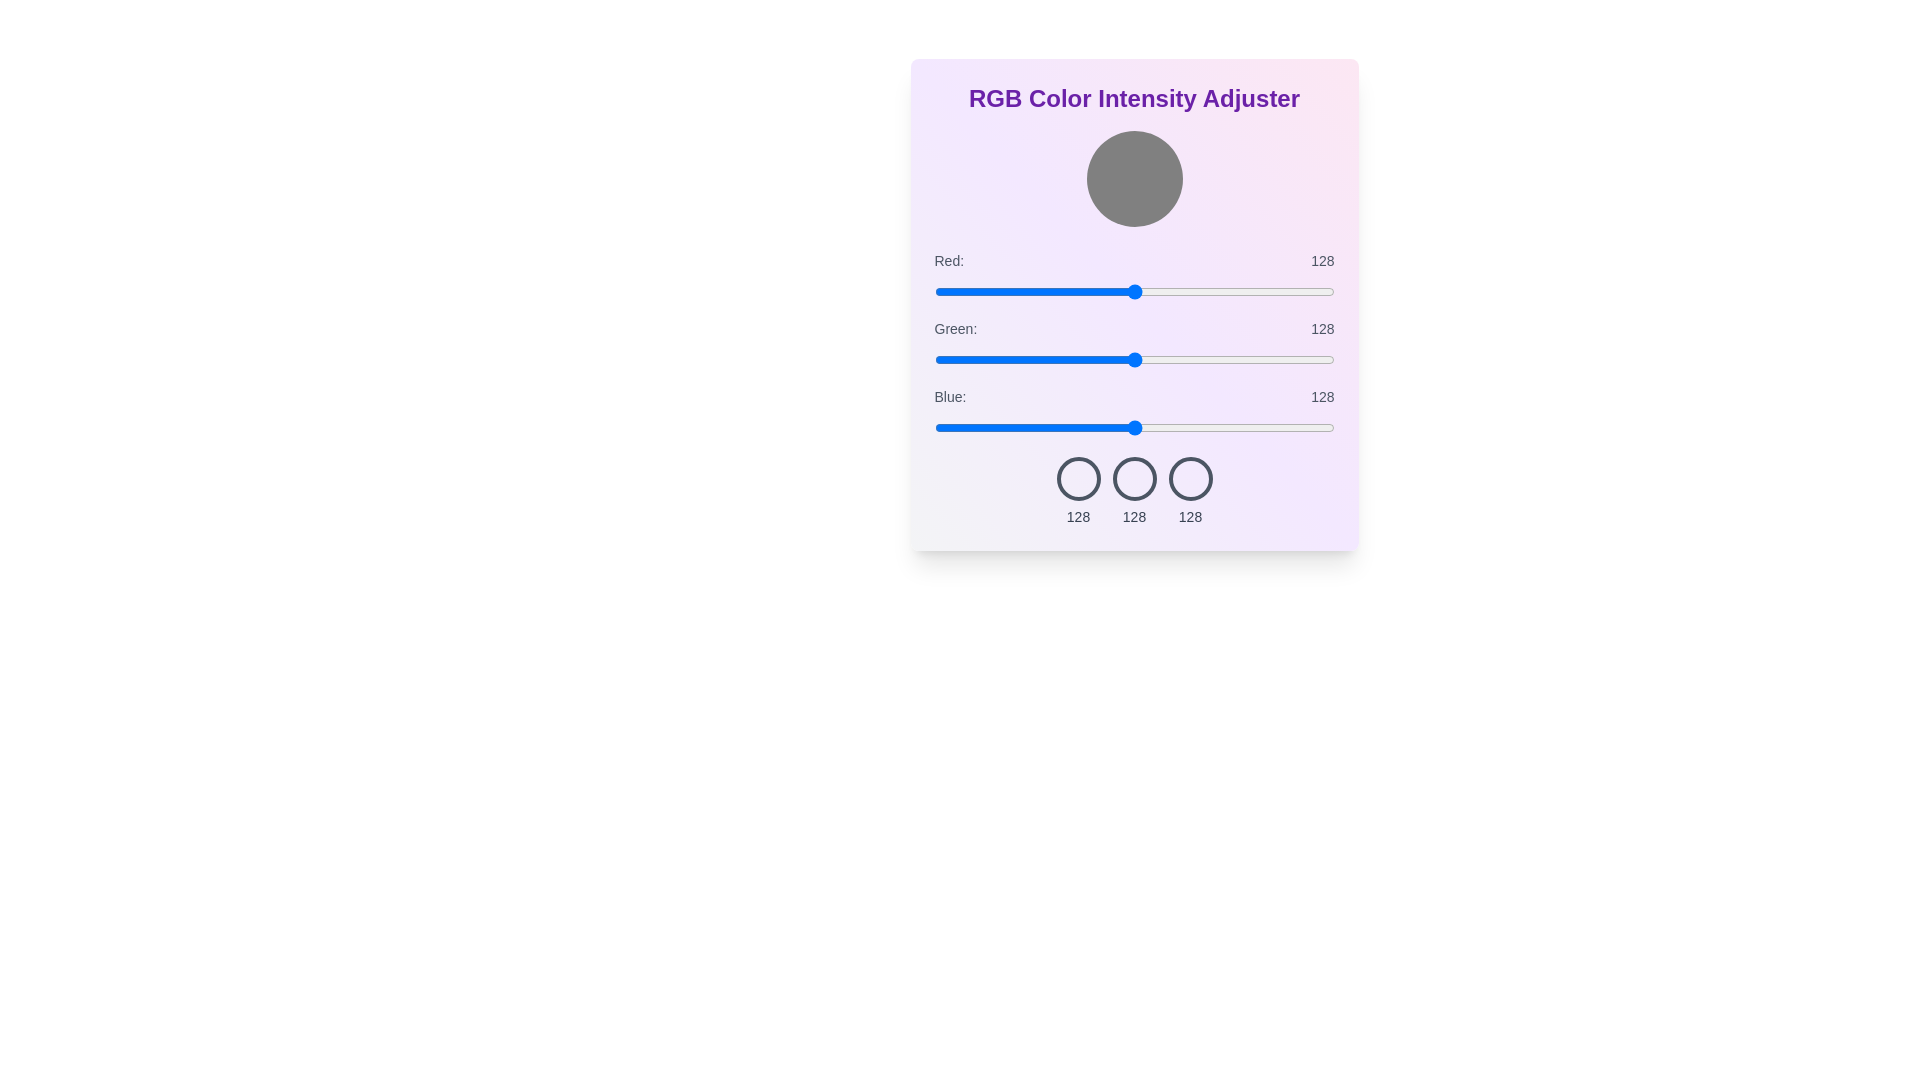  What do you see at coordinates (969, 358) in the screenshot?
I see `the green slider to set its intensity to 22` at bounding box center [969, 358].